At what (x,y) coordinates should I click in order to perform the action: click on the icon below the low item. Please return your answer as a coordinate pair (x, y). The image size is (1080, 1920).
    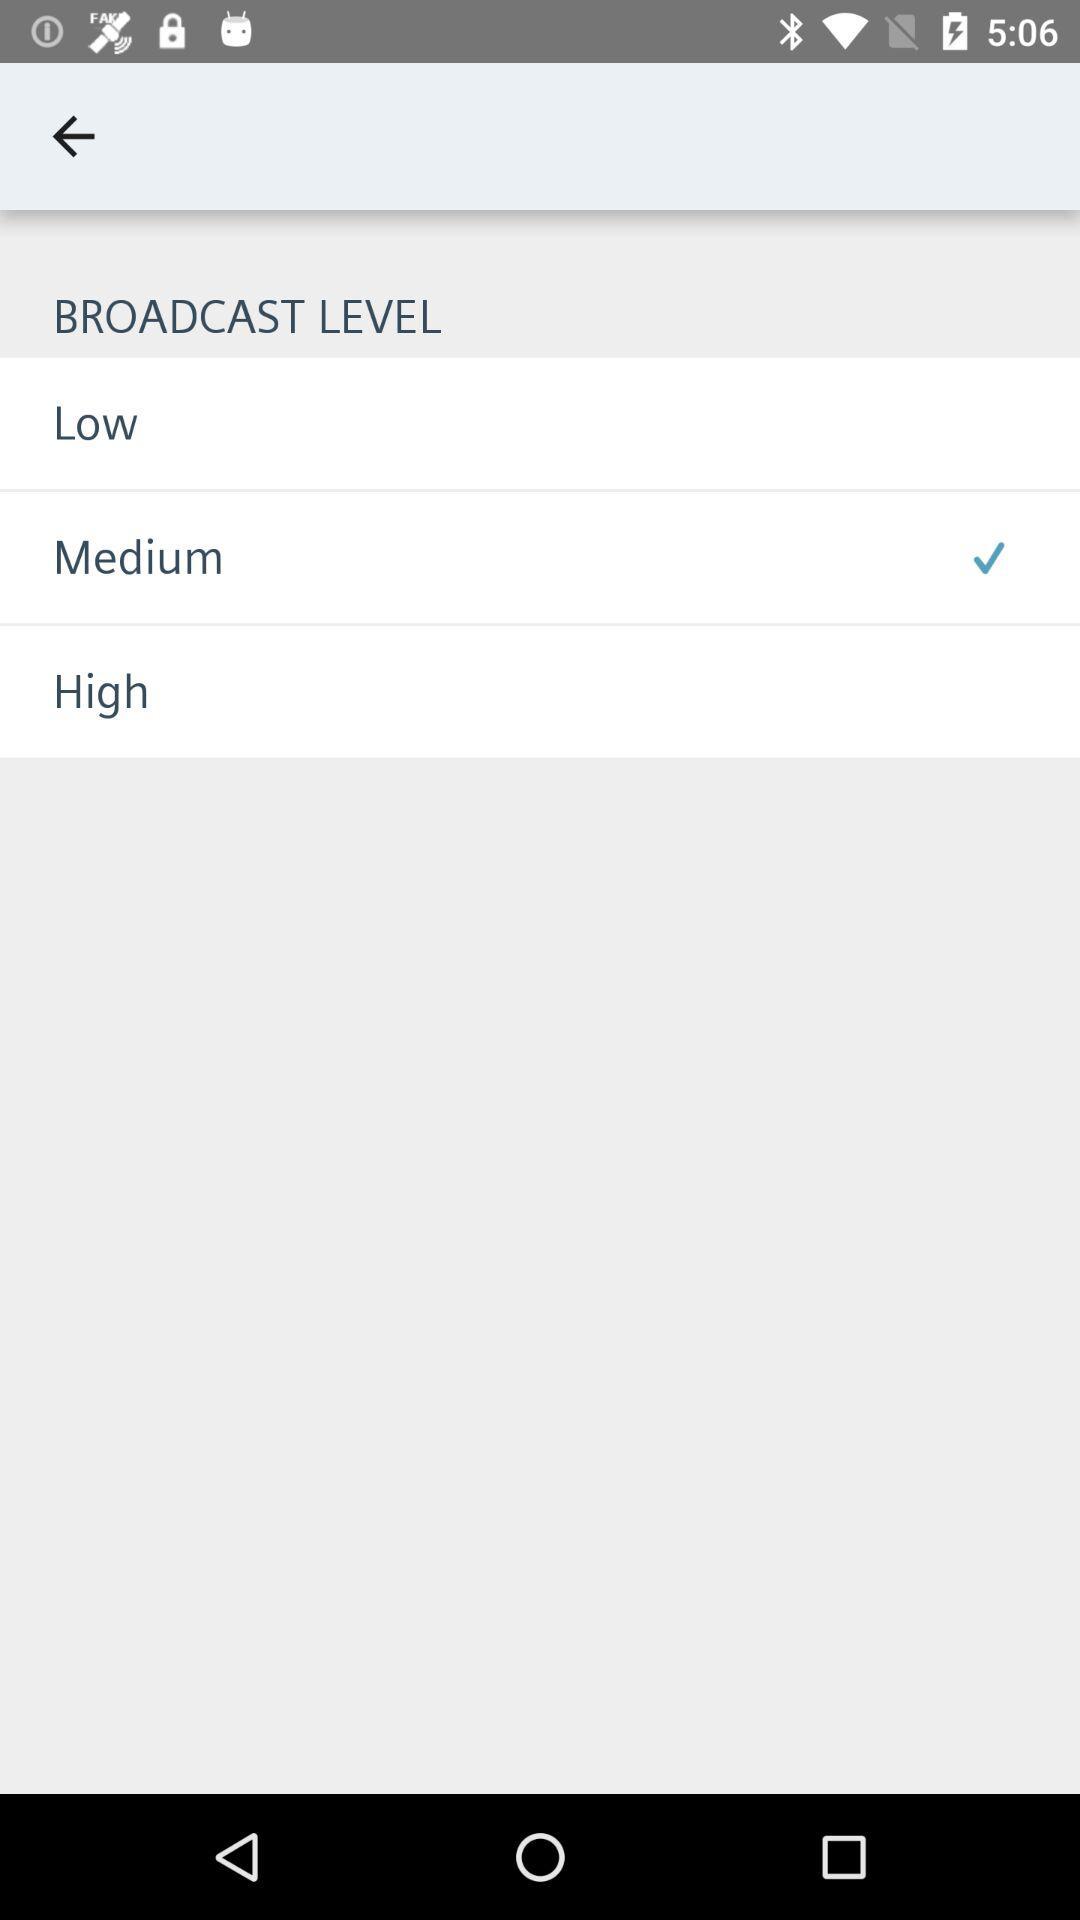
    Looking at the image, I should click on (112, 557).